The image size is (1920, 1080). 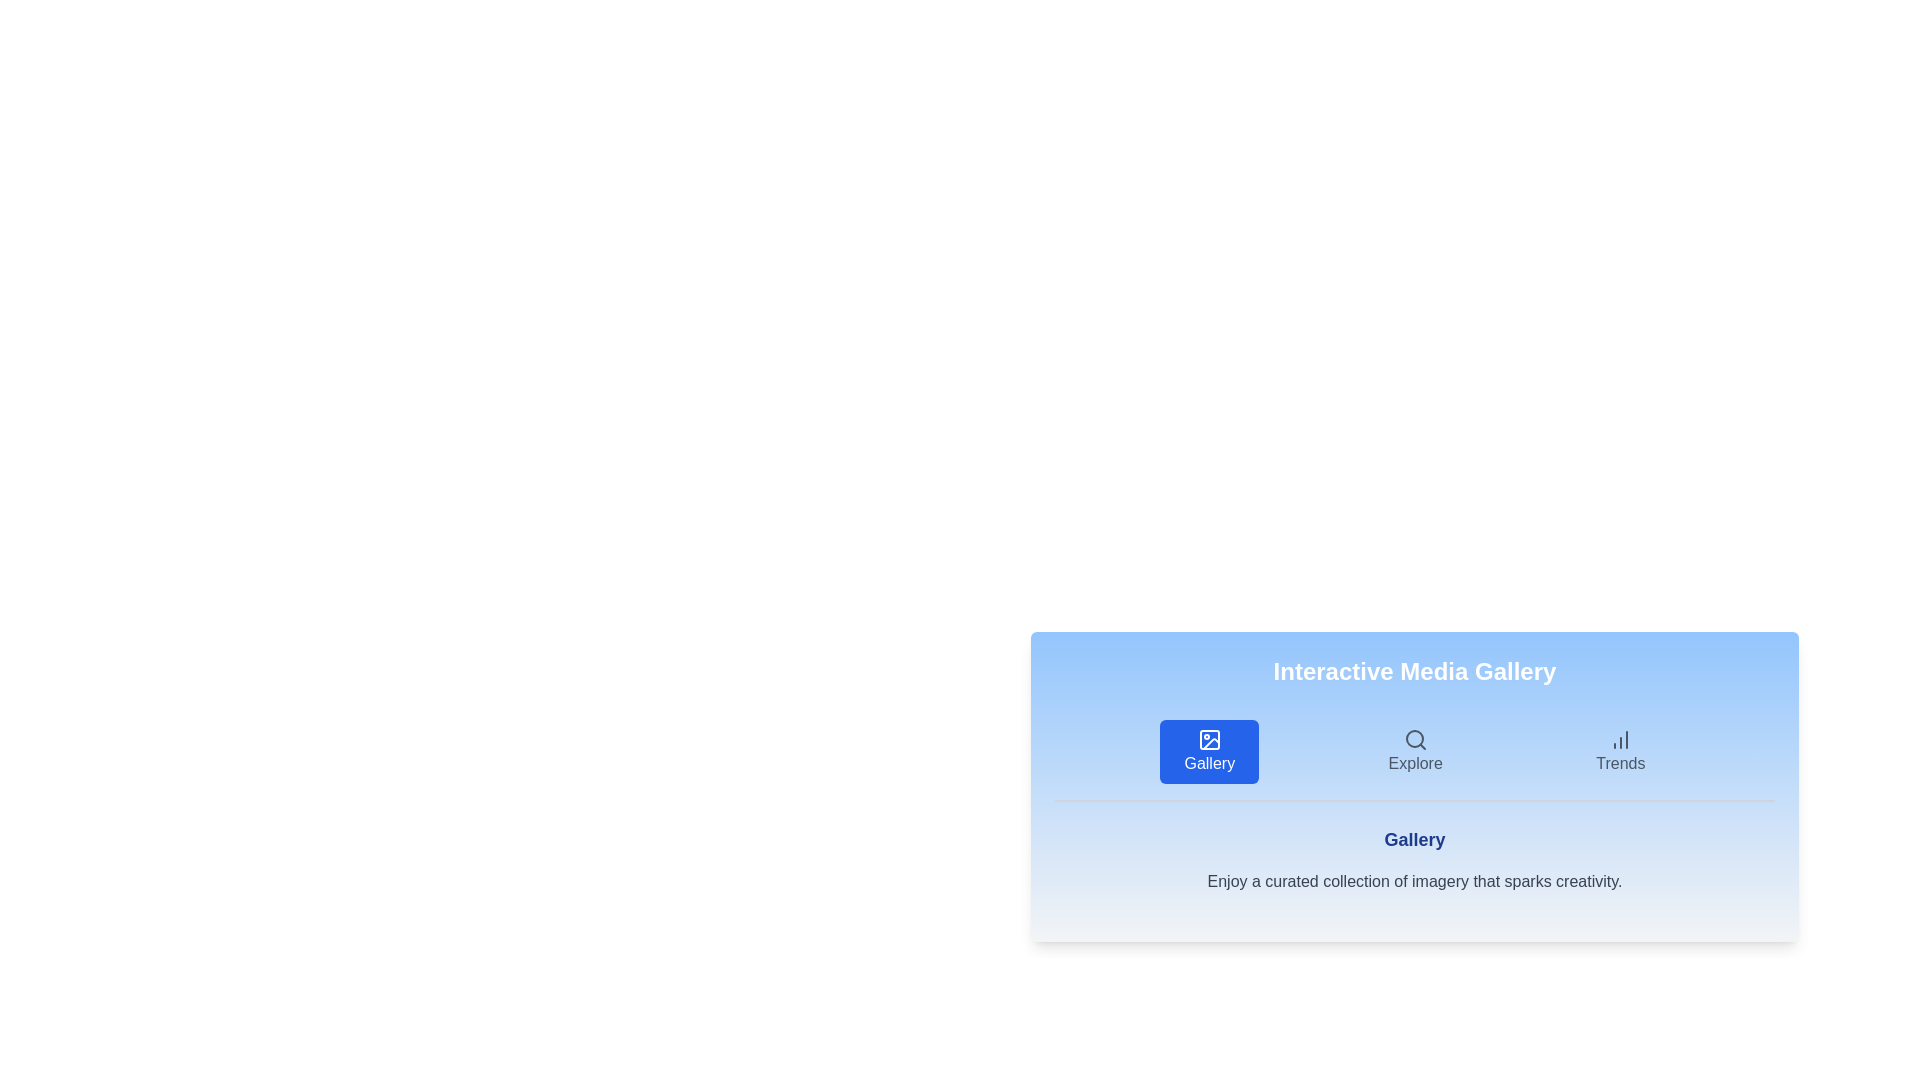 What do you see at coordinates (1208, 752) in the screenshot?
I see `the tab labeled Gallery to observe visual changes` at bounding box center [1208, 752].